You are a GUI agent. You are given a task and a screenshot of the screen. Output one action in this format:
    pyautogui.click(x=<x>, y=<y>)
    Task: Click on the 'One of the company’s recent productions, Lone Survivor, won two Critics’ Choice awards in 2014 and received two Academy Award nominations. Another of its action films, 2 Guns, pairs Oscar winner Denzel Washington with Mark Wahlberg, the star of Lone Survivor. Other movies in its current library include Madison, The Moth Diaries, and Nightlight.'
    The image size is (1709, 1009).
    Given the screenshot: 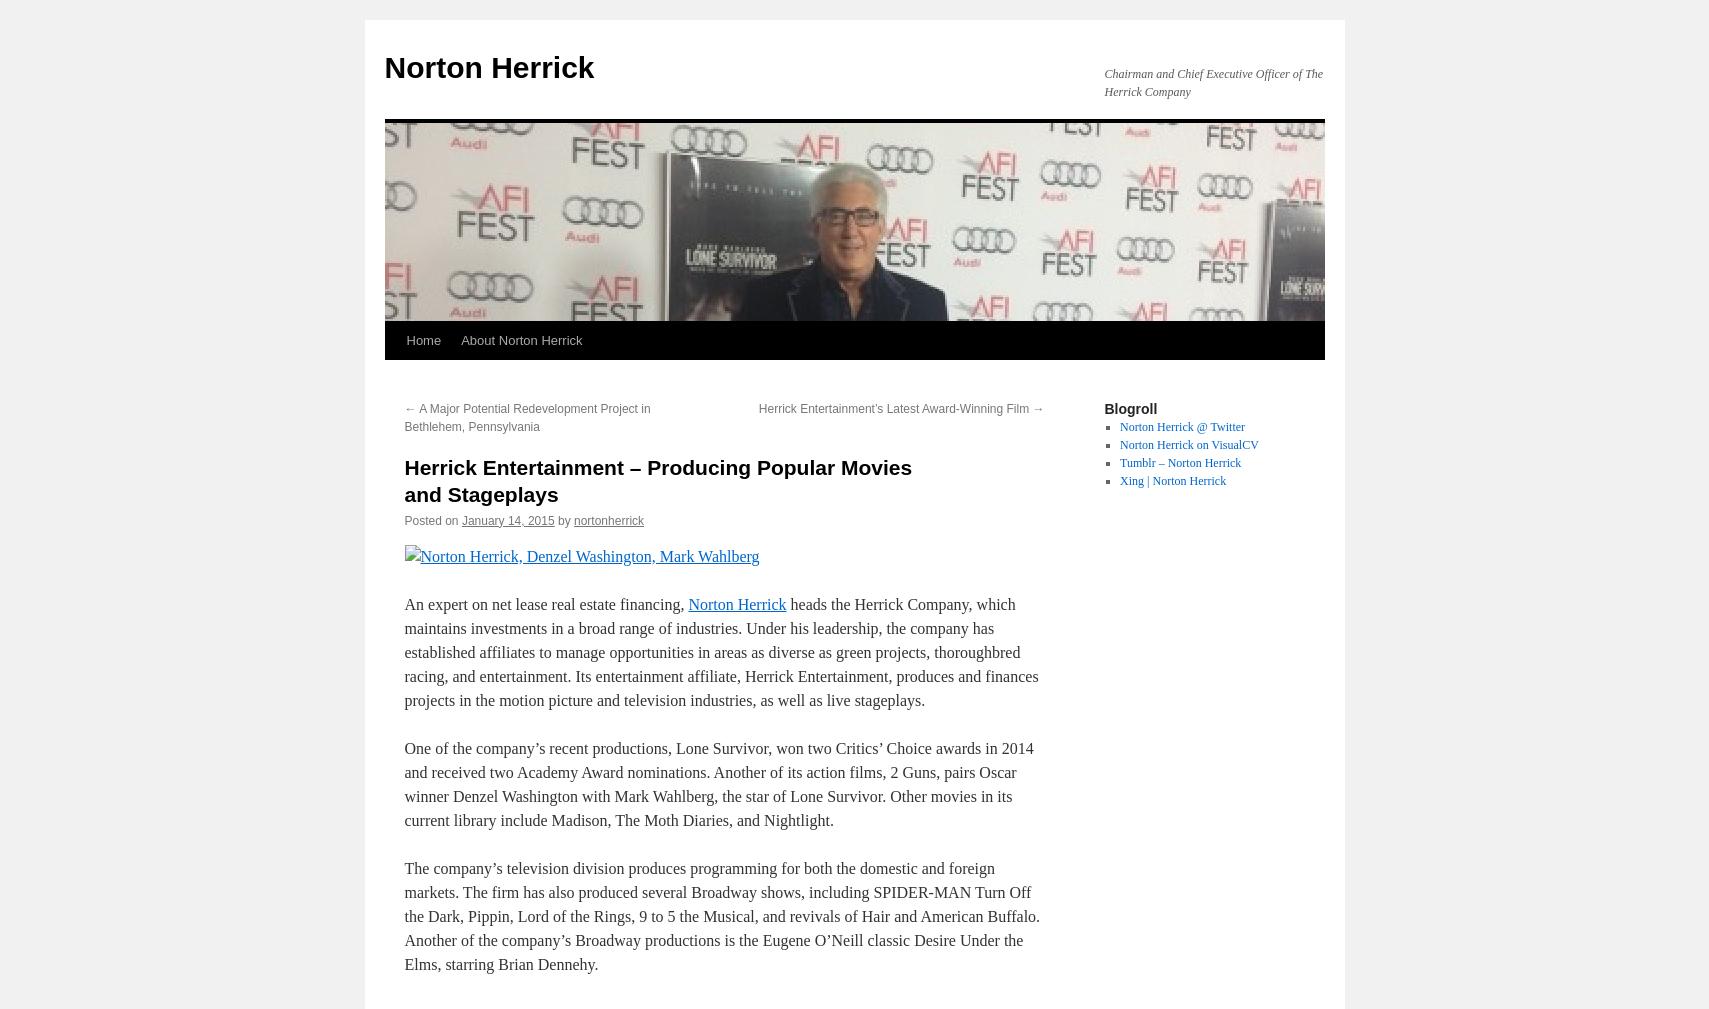 What is the action you would take?
    pyautogui.click(x=717, y=783)
    